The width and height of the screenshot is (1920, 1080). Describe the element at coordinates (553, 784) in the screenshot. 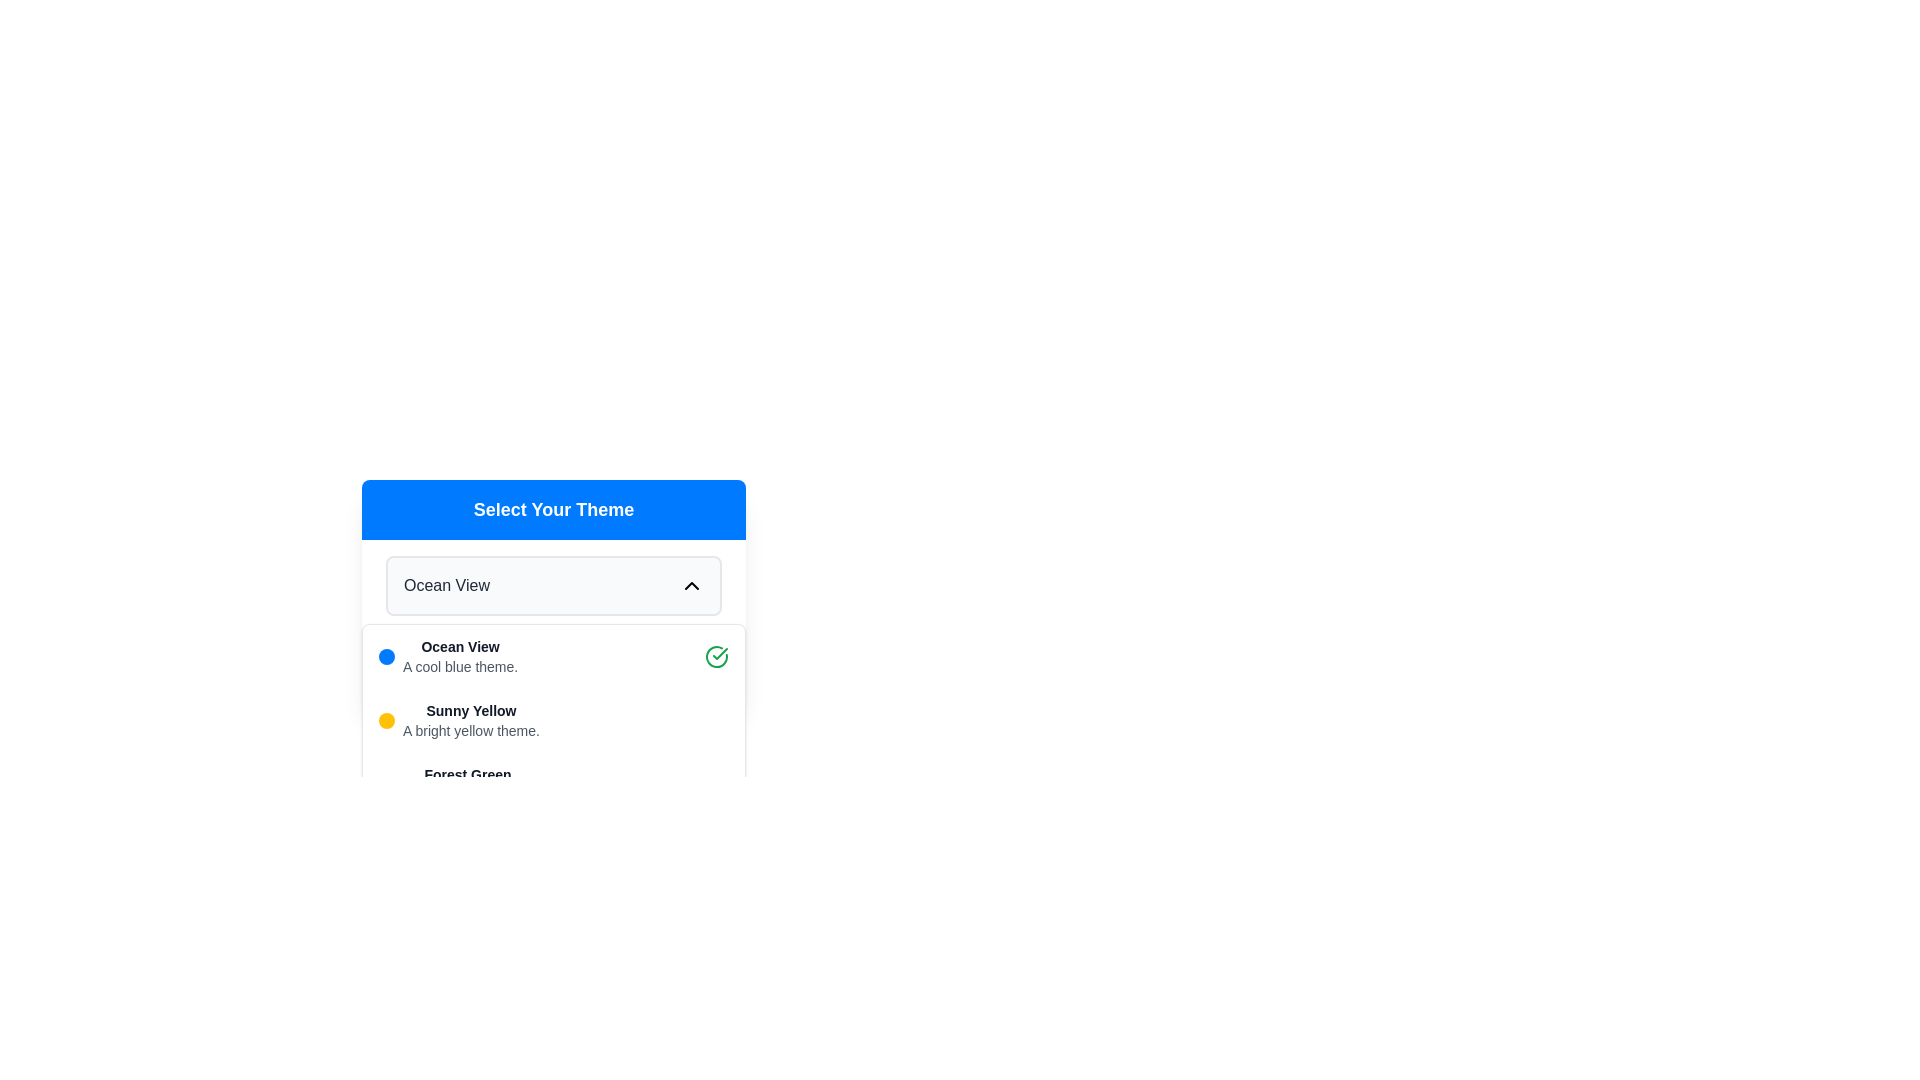

I see `the 'Forest Green' dropdown option, which is the third item in the dropdown list` at that location.